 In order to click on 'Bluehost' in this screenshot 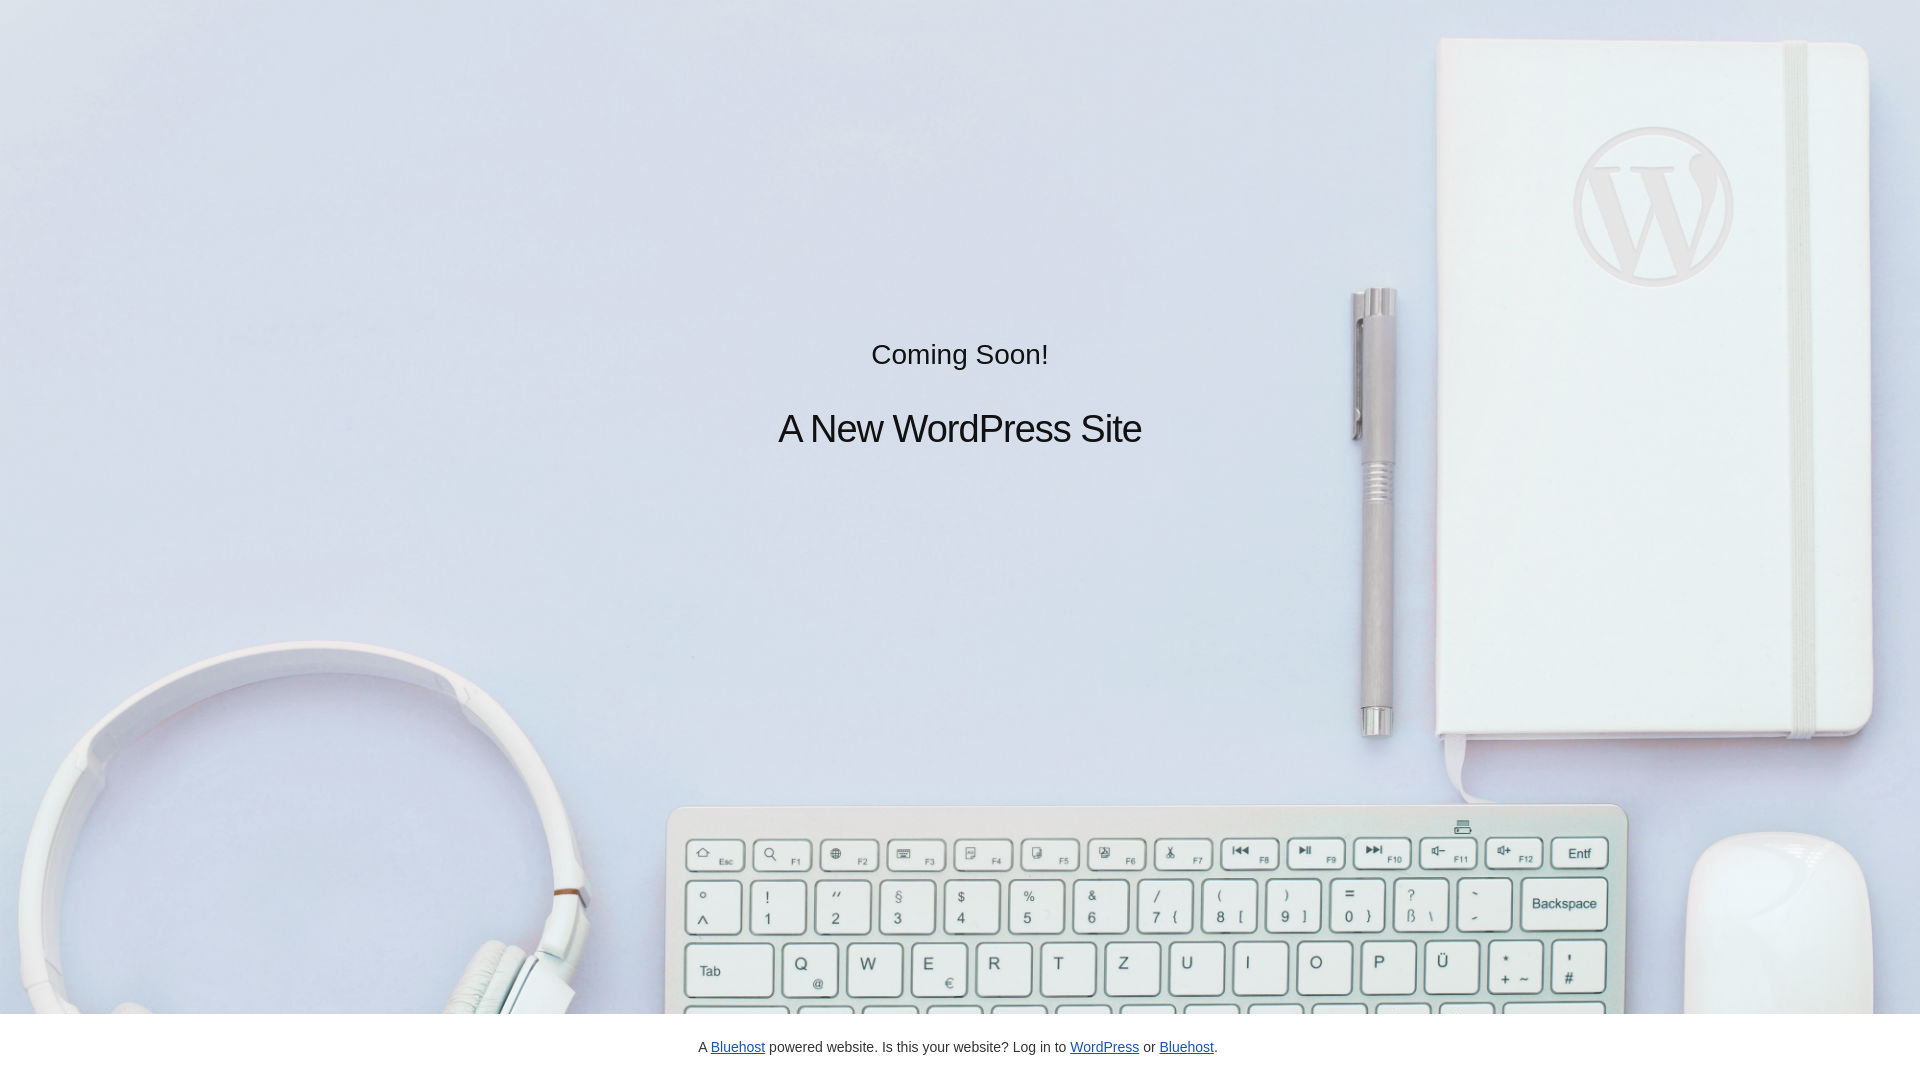, I will do `click(1158, 1045)`.